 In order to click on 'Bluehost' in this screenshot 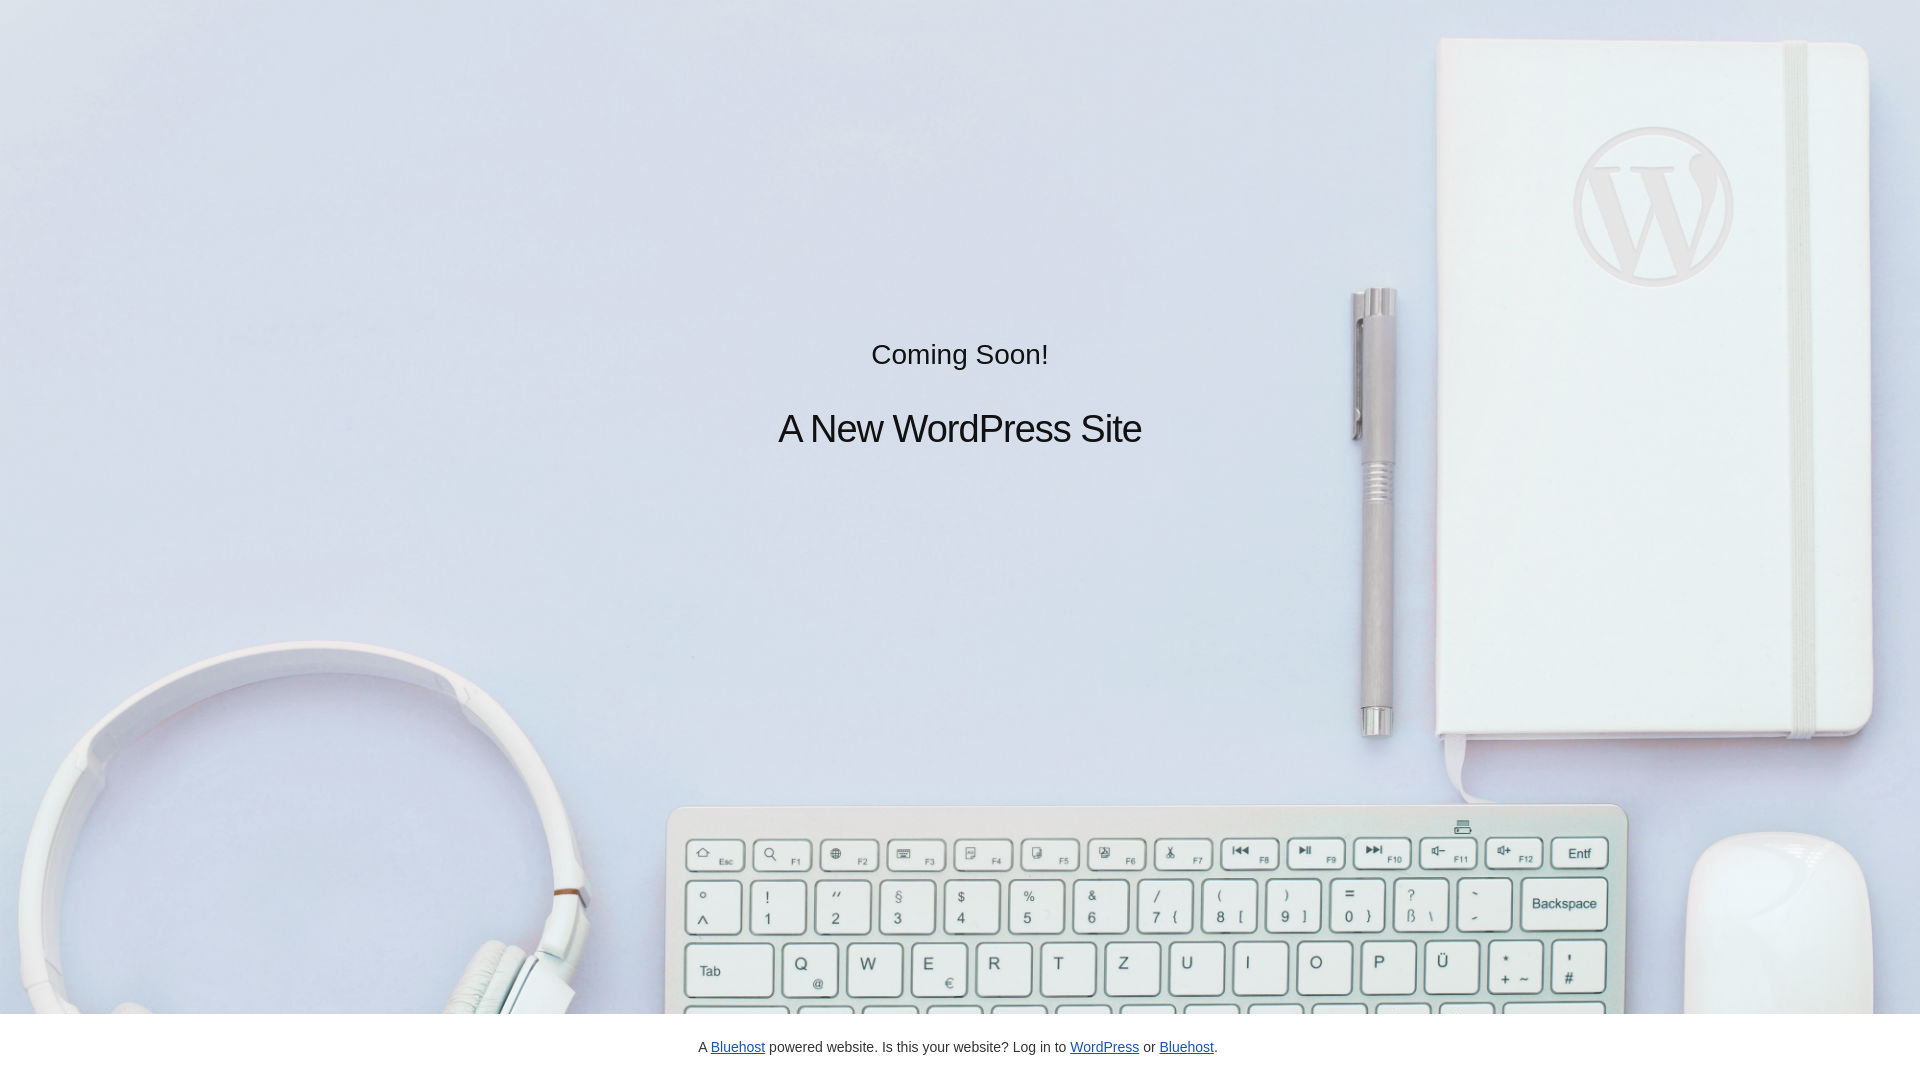, I will do `click(1158, 1045)`.